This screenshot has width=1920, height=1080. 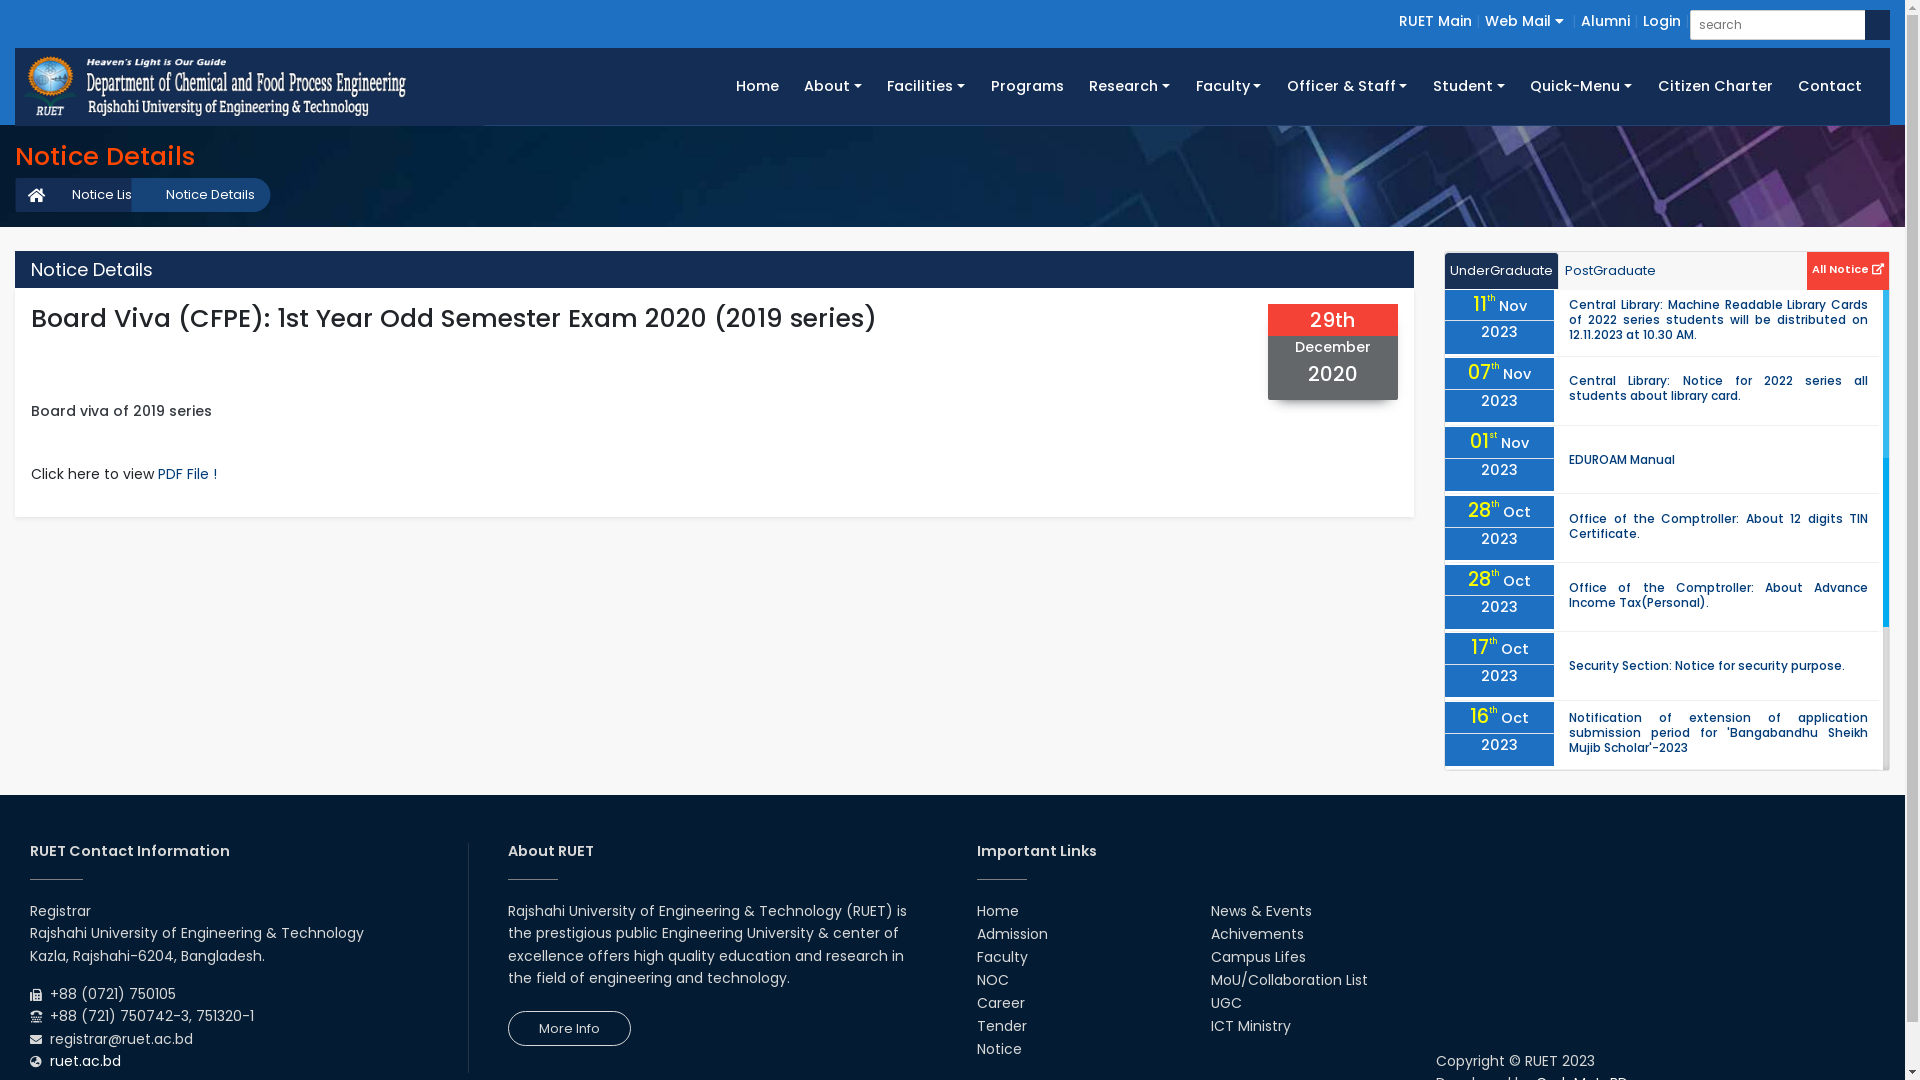 What do you see at coordinates (1027, 85) in the screenshot?
I see `'Programs'` at bounding box center [1027, 85].